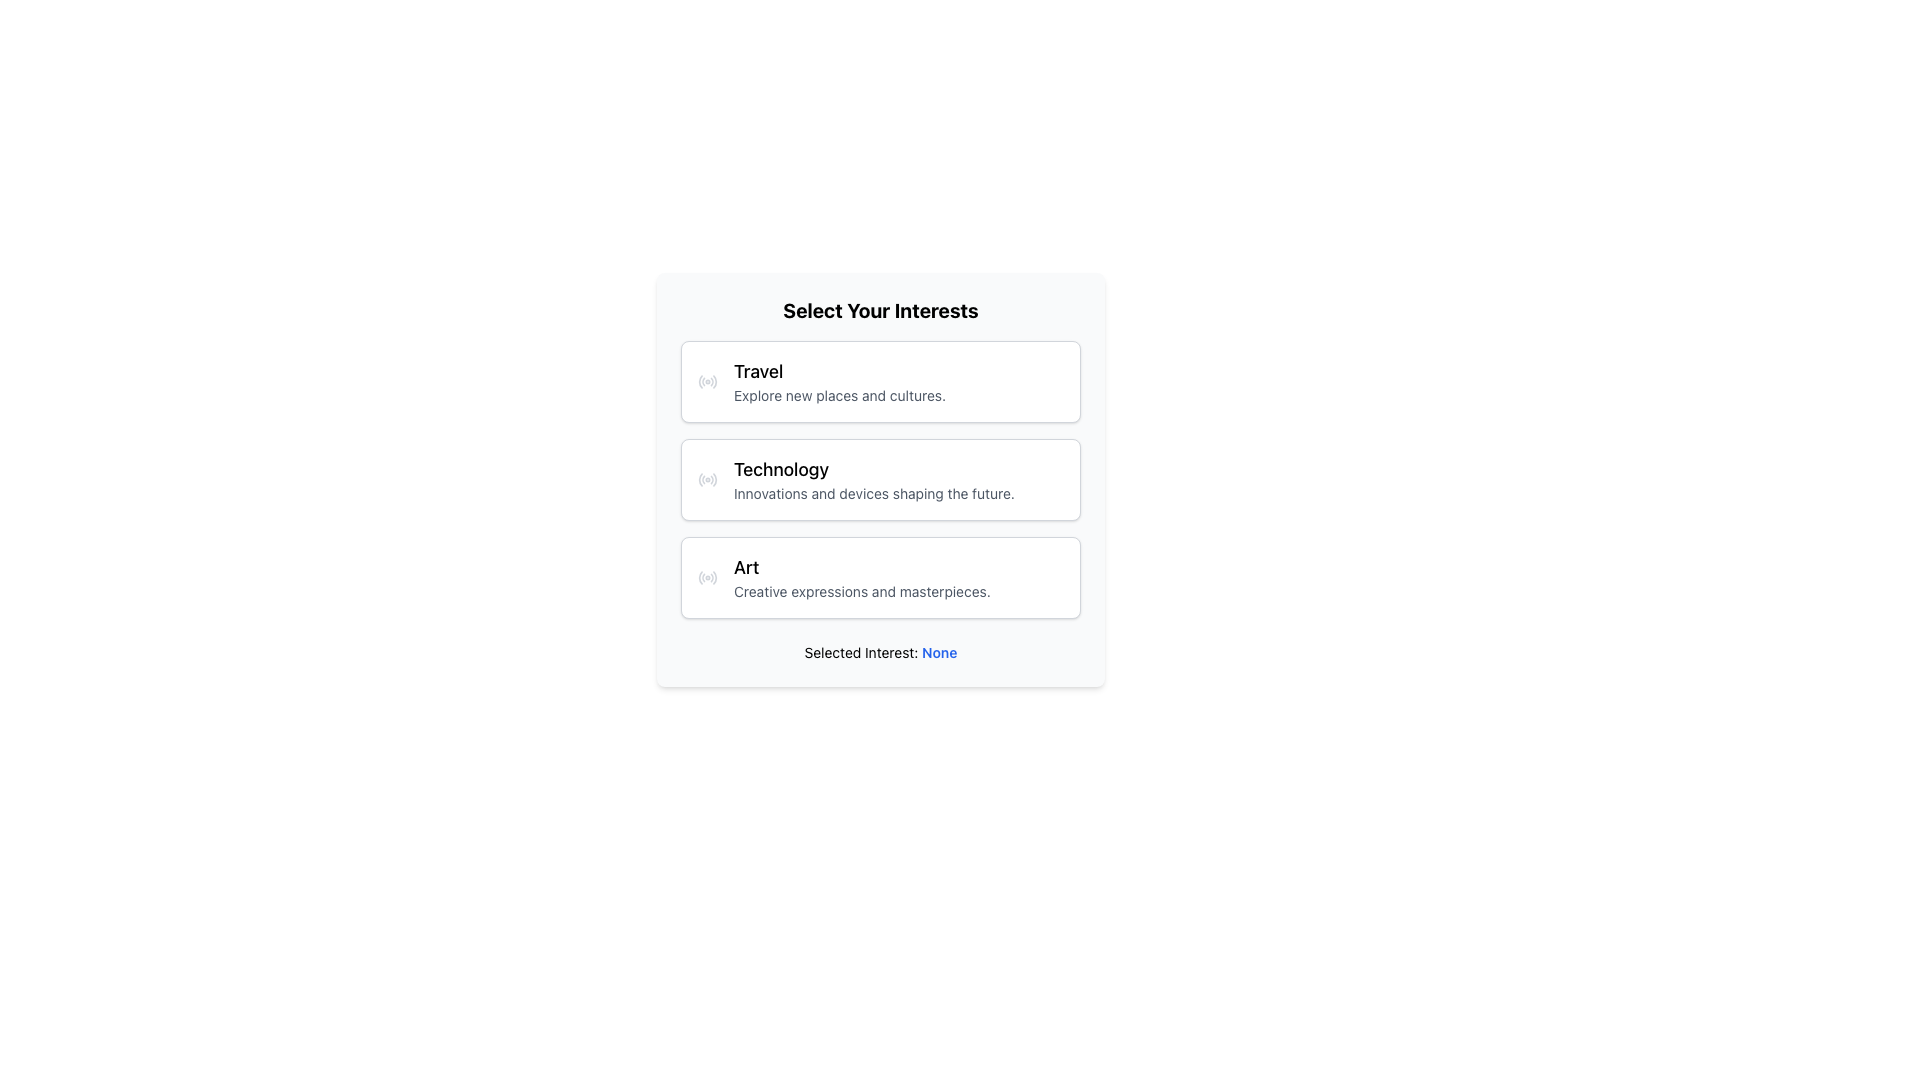 This screenshot has height=1080, width=1920. Describe the element at coordinates (862, 590) in the screenshot. I see `the text label providing additional information about the 'Art' category located below the heading 'Art' in the 'Select Your Interests' list` at that location.